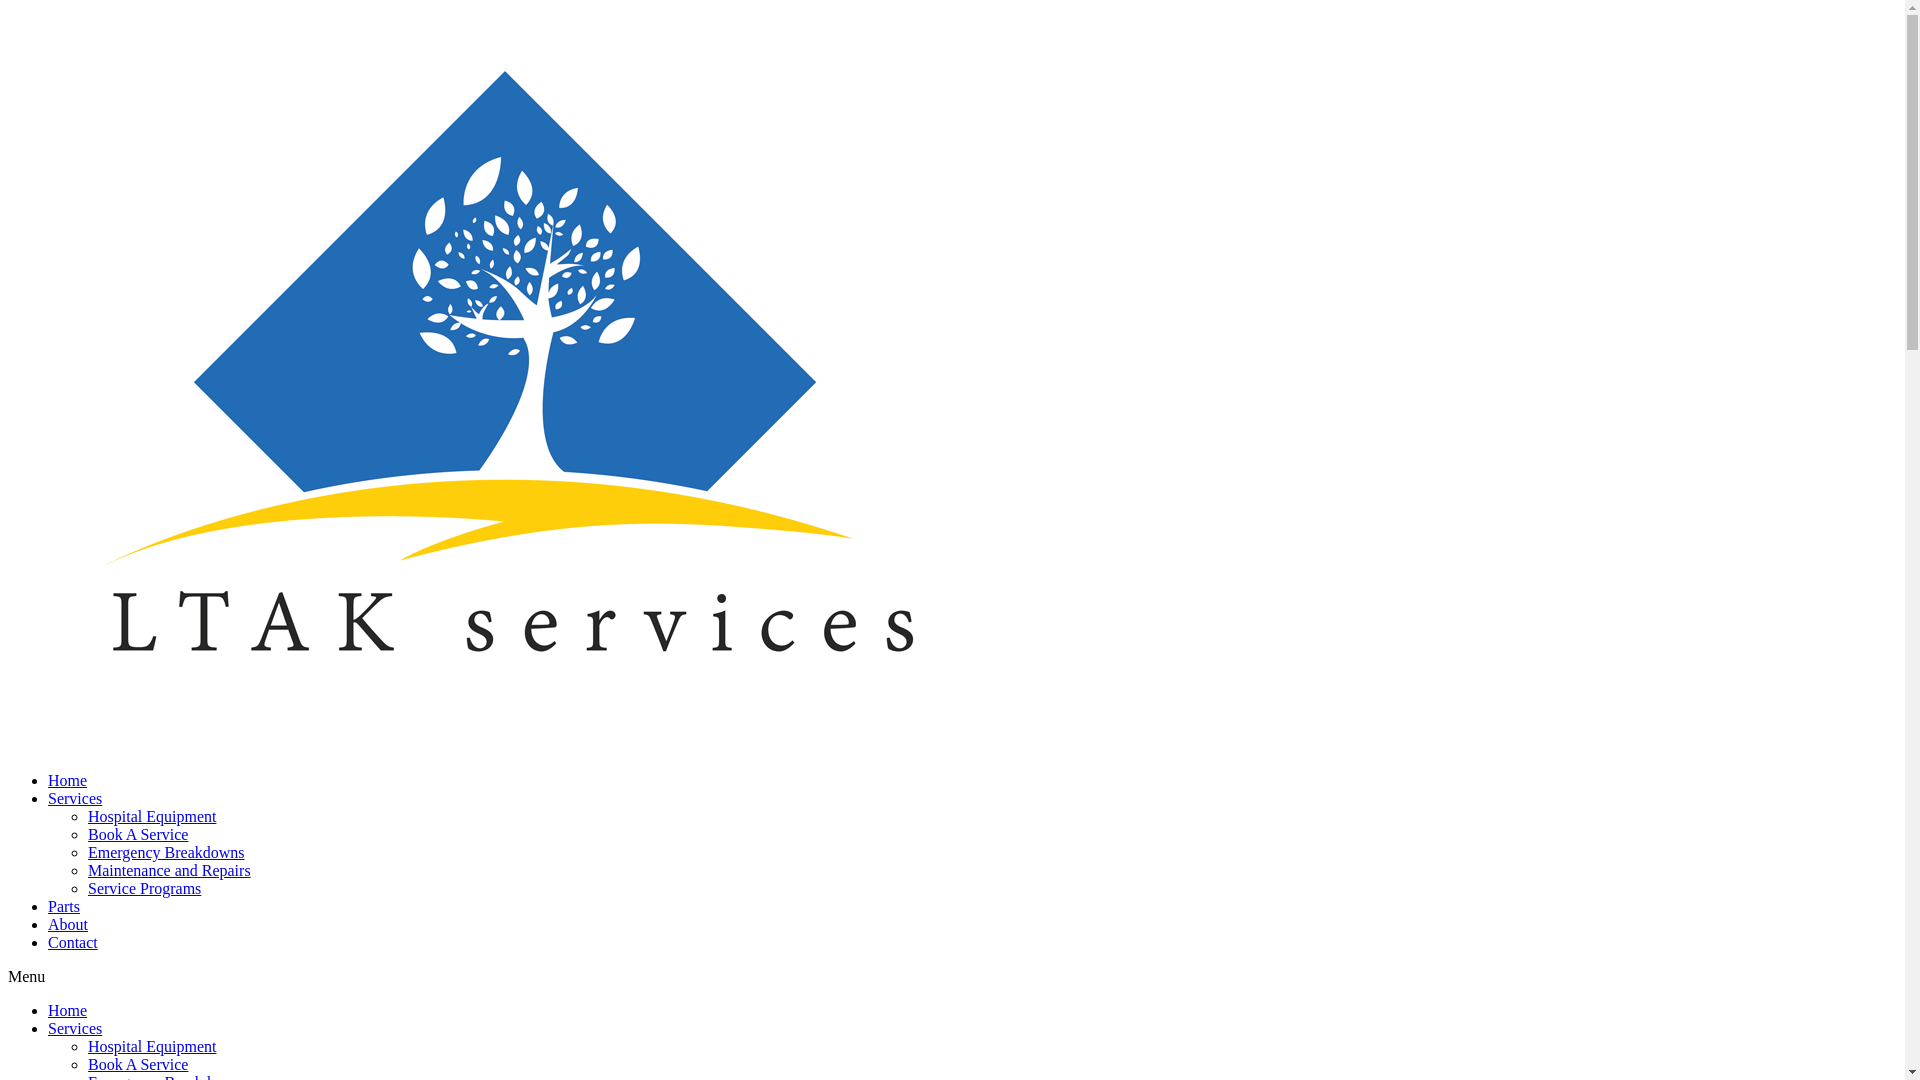  I want to click on 'Book A Service', so click(137, 834).